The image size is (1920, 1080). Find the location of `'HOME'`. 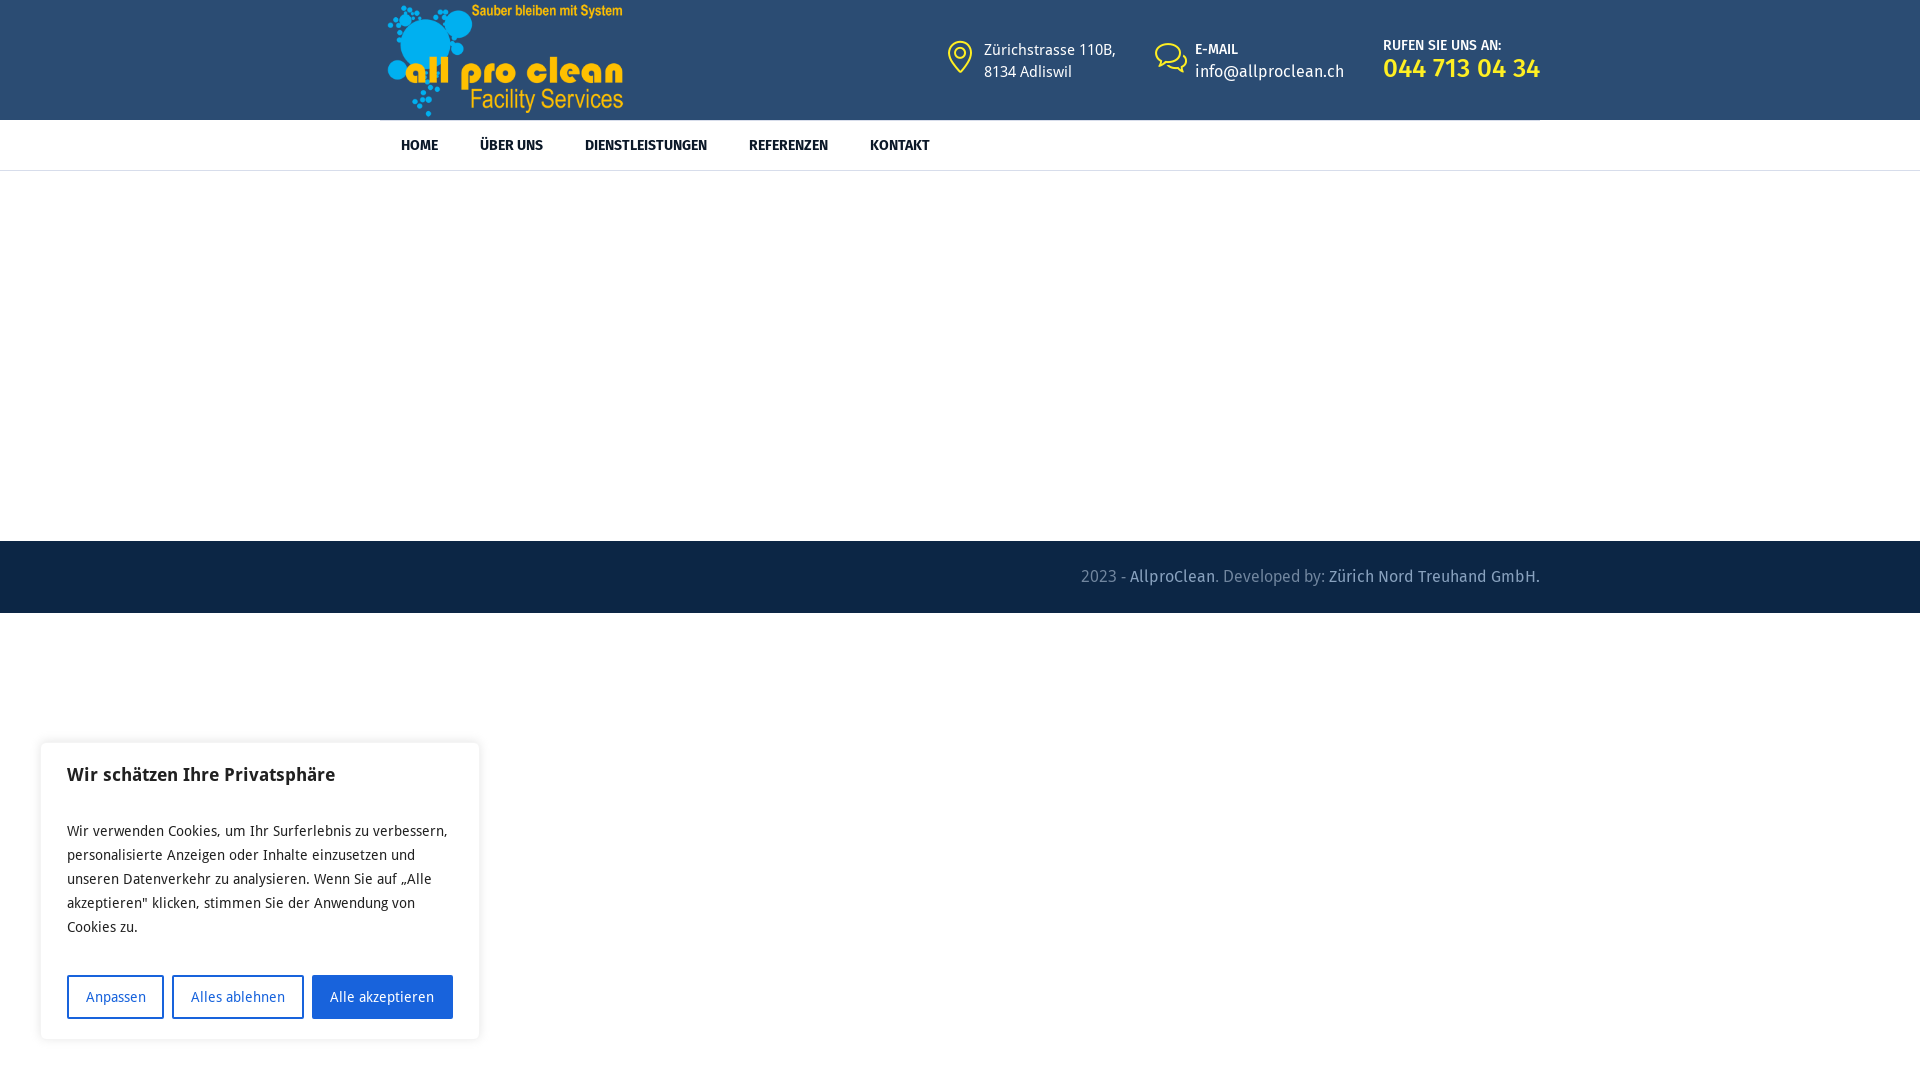

'HOME' is located at coordinates (418, 145).